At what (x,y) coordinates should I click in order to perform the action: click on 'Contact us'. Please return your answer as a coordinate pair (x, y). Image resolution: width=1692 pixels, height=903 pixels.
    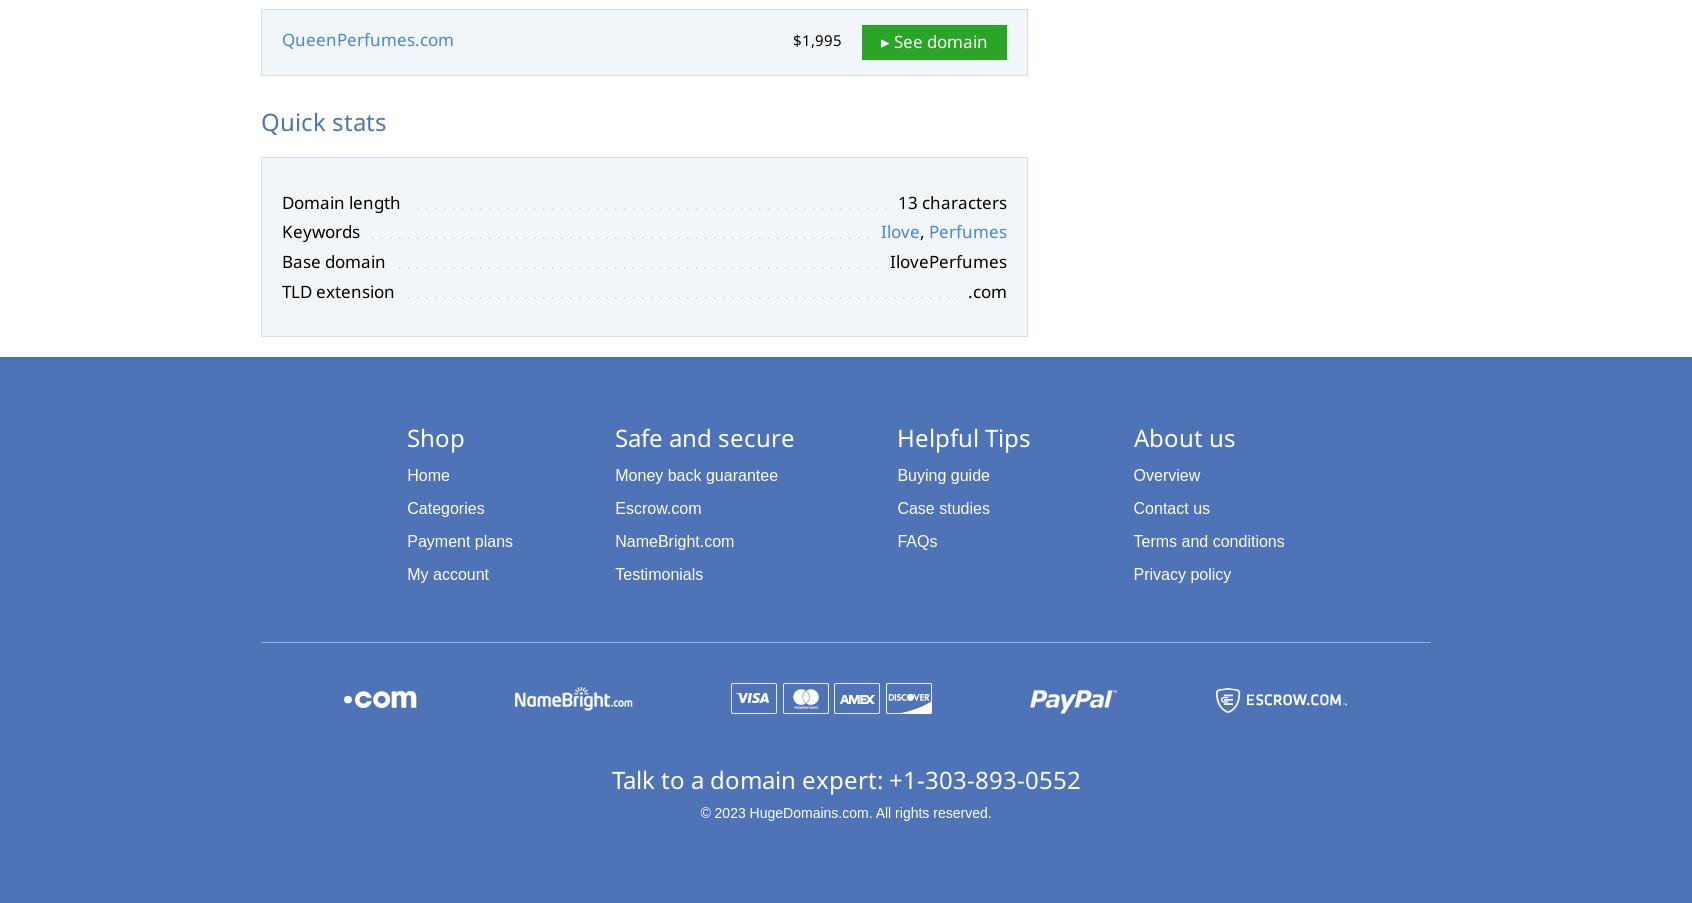
    Looking at the image, I should click on (1170, 508).